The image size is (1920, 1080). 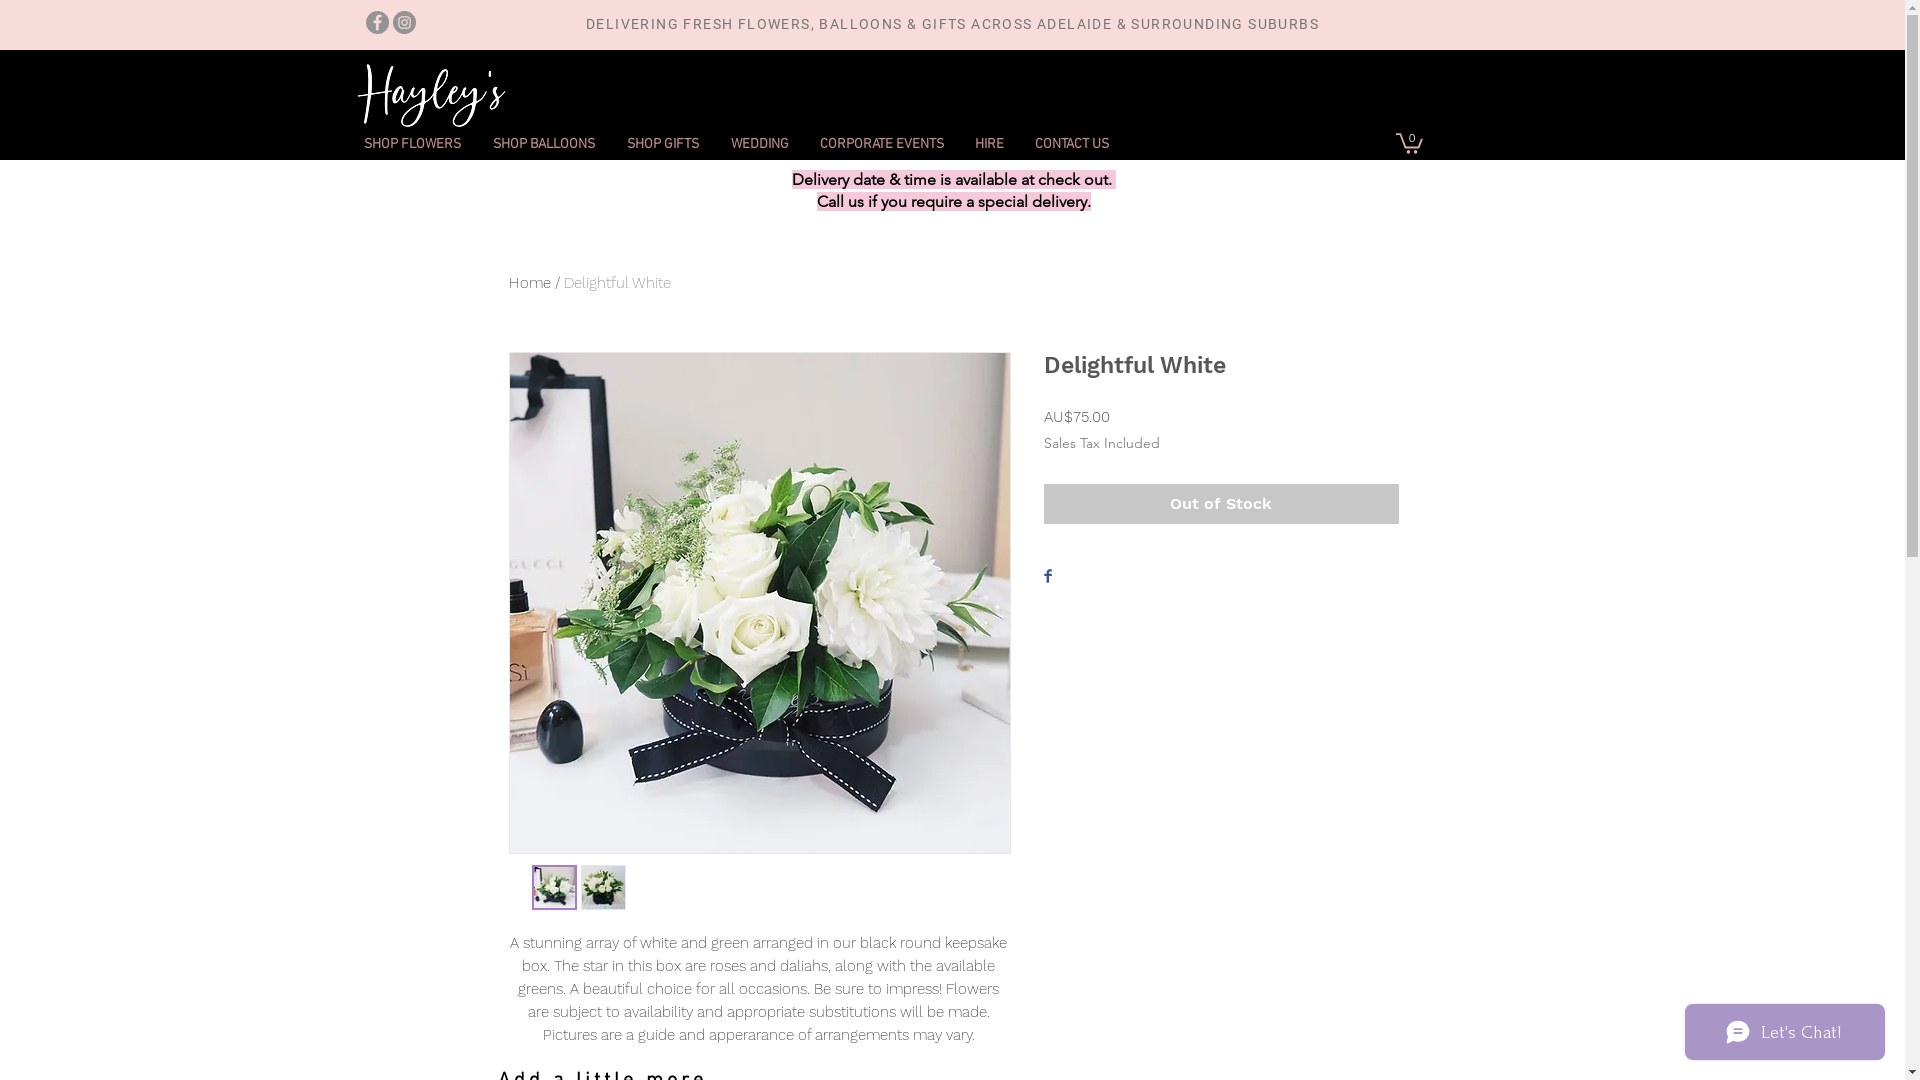 I want to click on 'CONTACT US', so click(x=1017, y=143).